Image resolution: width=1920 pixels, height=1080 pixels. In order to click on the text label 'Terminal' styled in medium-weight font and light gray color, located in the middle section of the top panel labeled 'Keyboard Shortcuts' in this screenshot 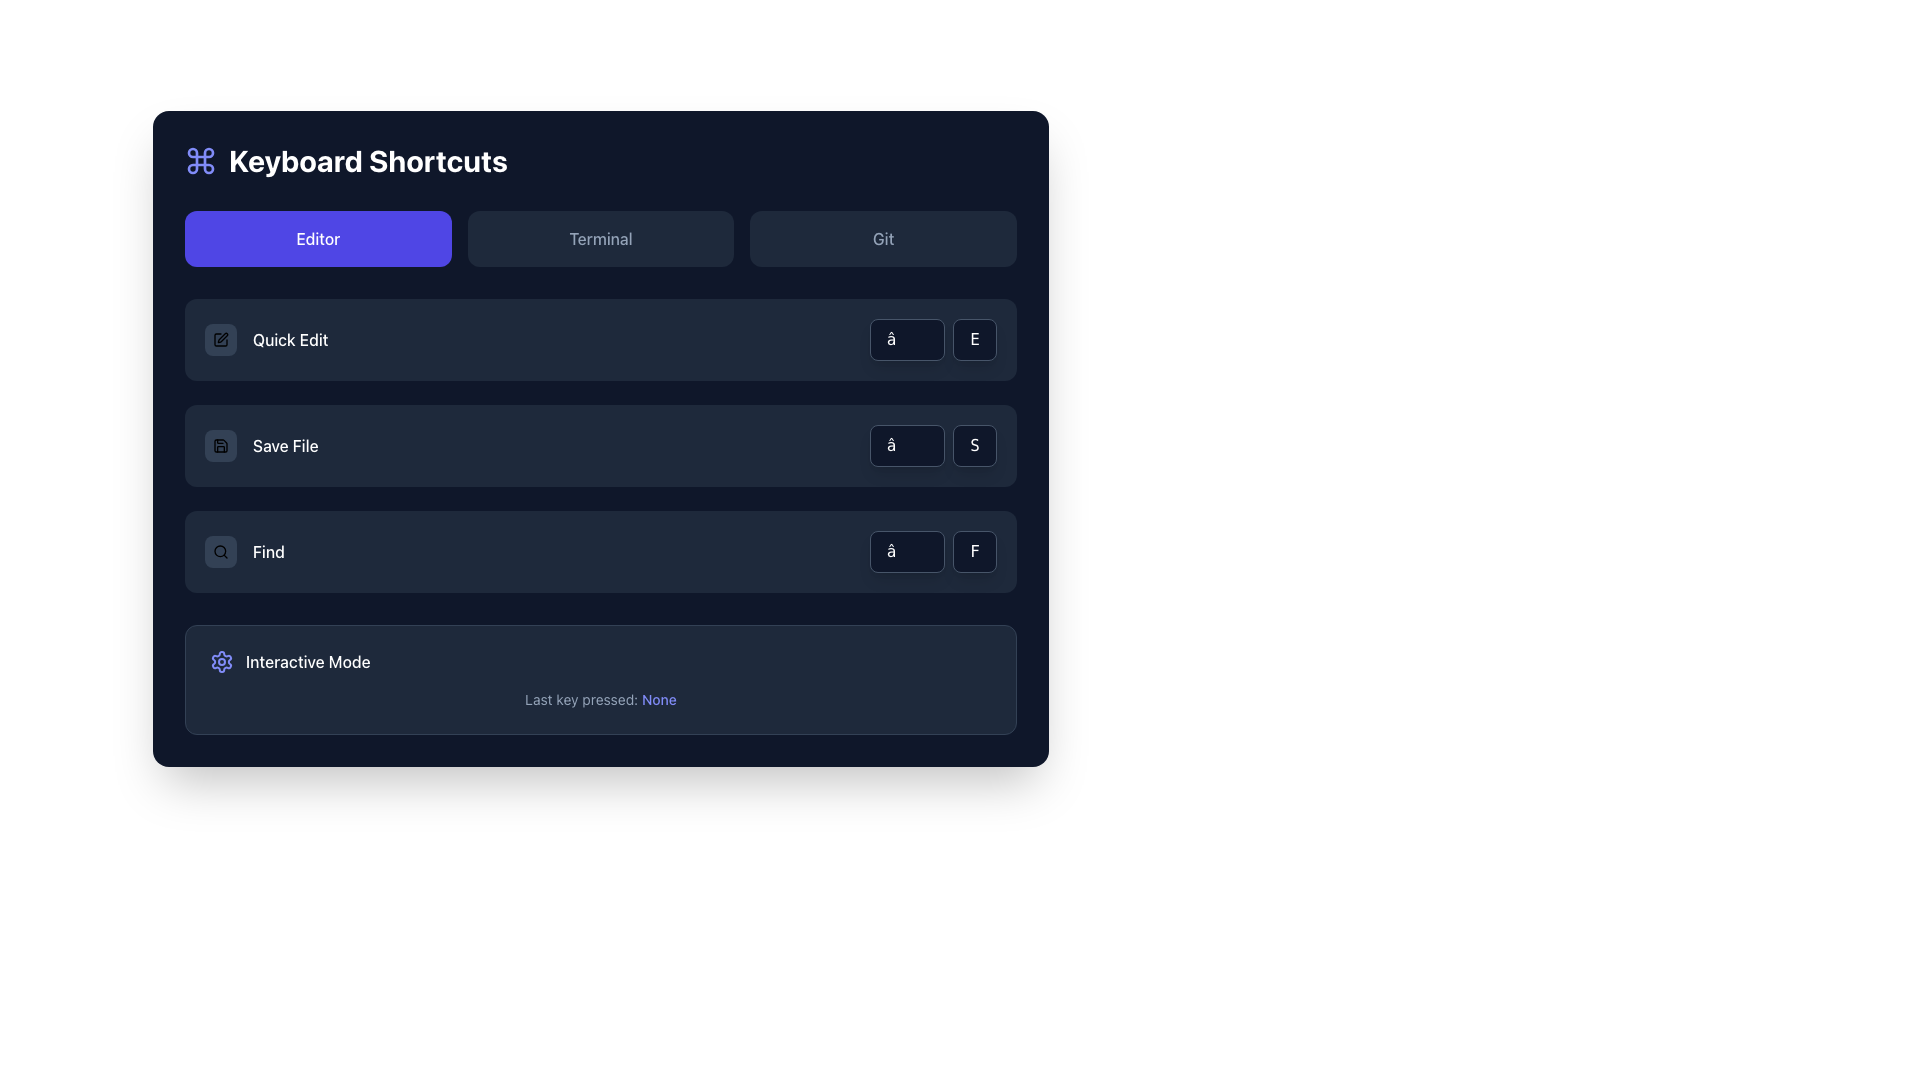, I will do `click(599, 238)`.